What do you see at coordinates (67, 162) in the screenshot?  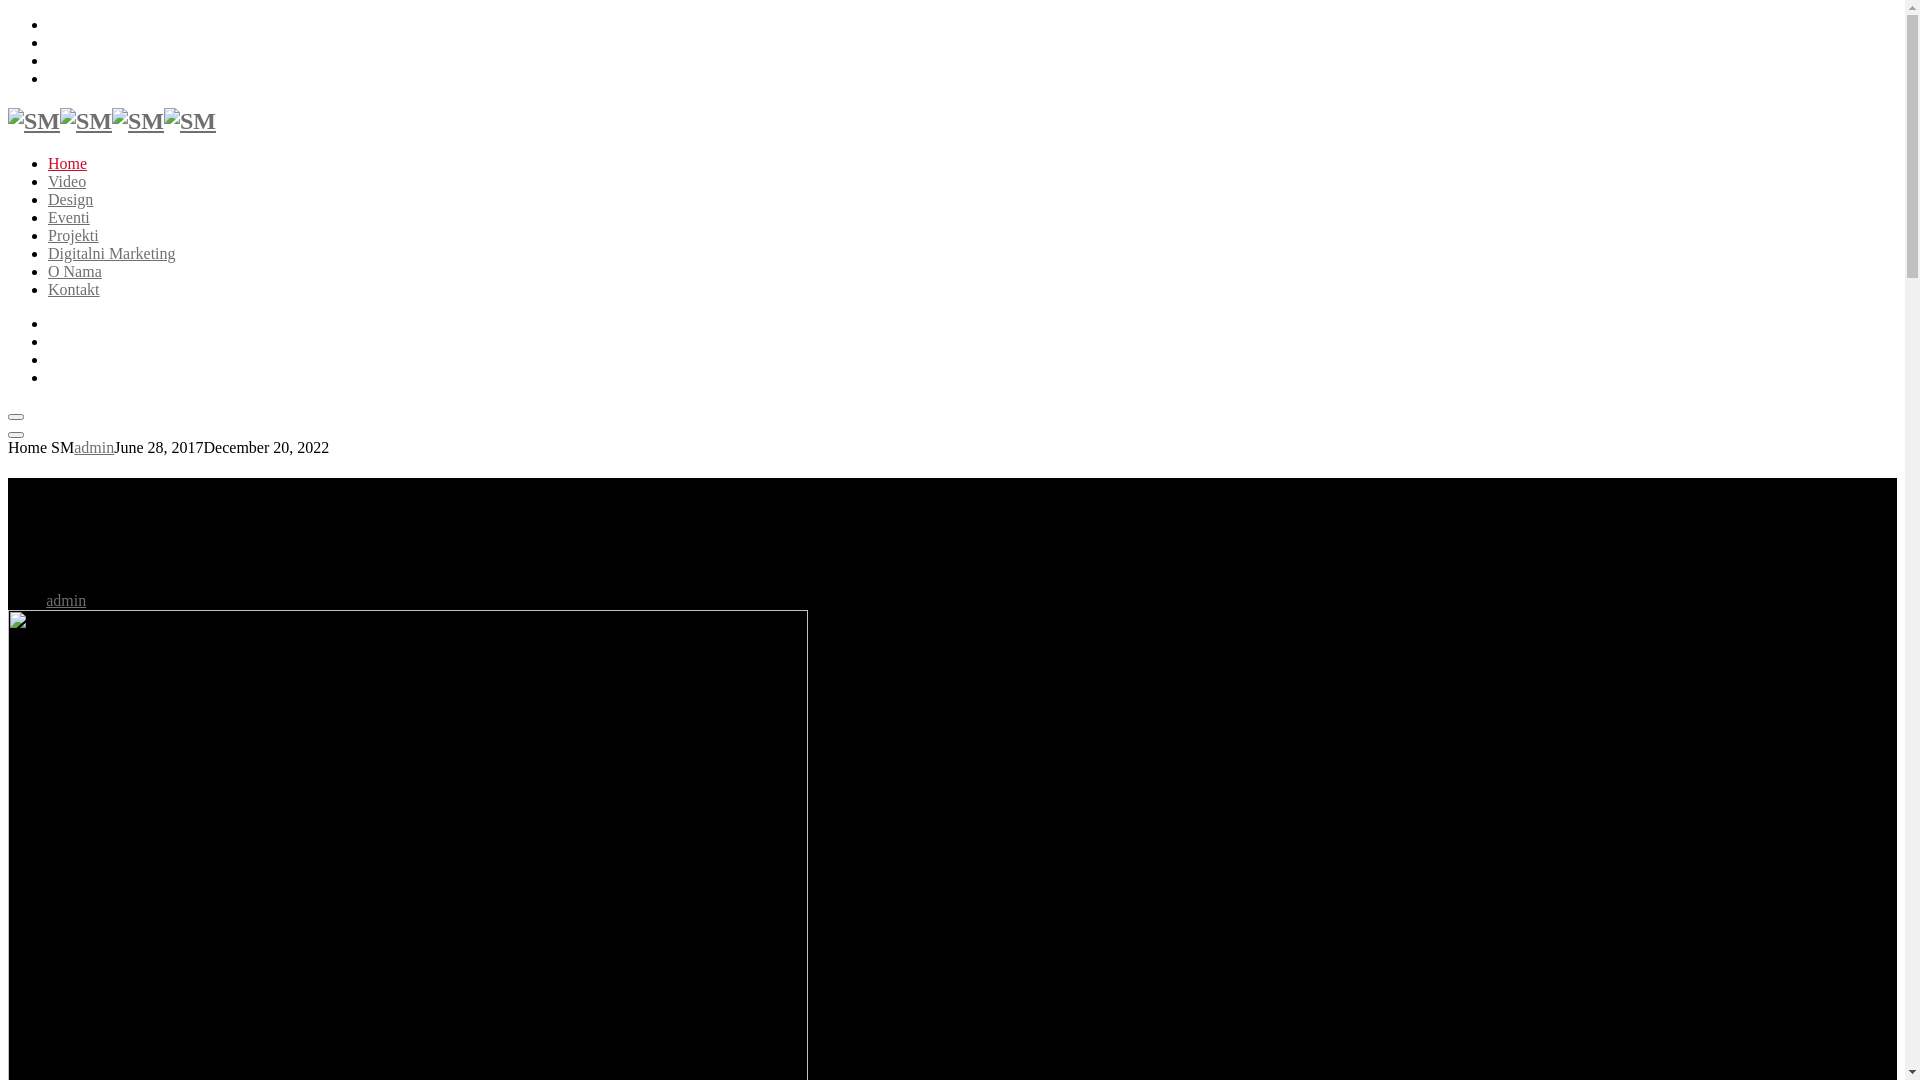 I see `'Home'` at bounding box center [67, 162].